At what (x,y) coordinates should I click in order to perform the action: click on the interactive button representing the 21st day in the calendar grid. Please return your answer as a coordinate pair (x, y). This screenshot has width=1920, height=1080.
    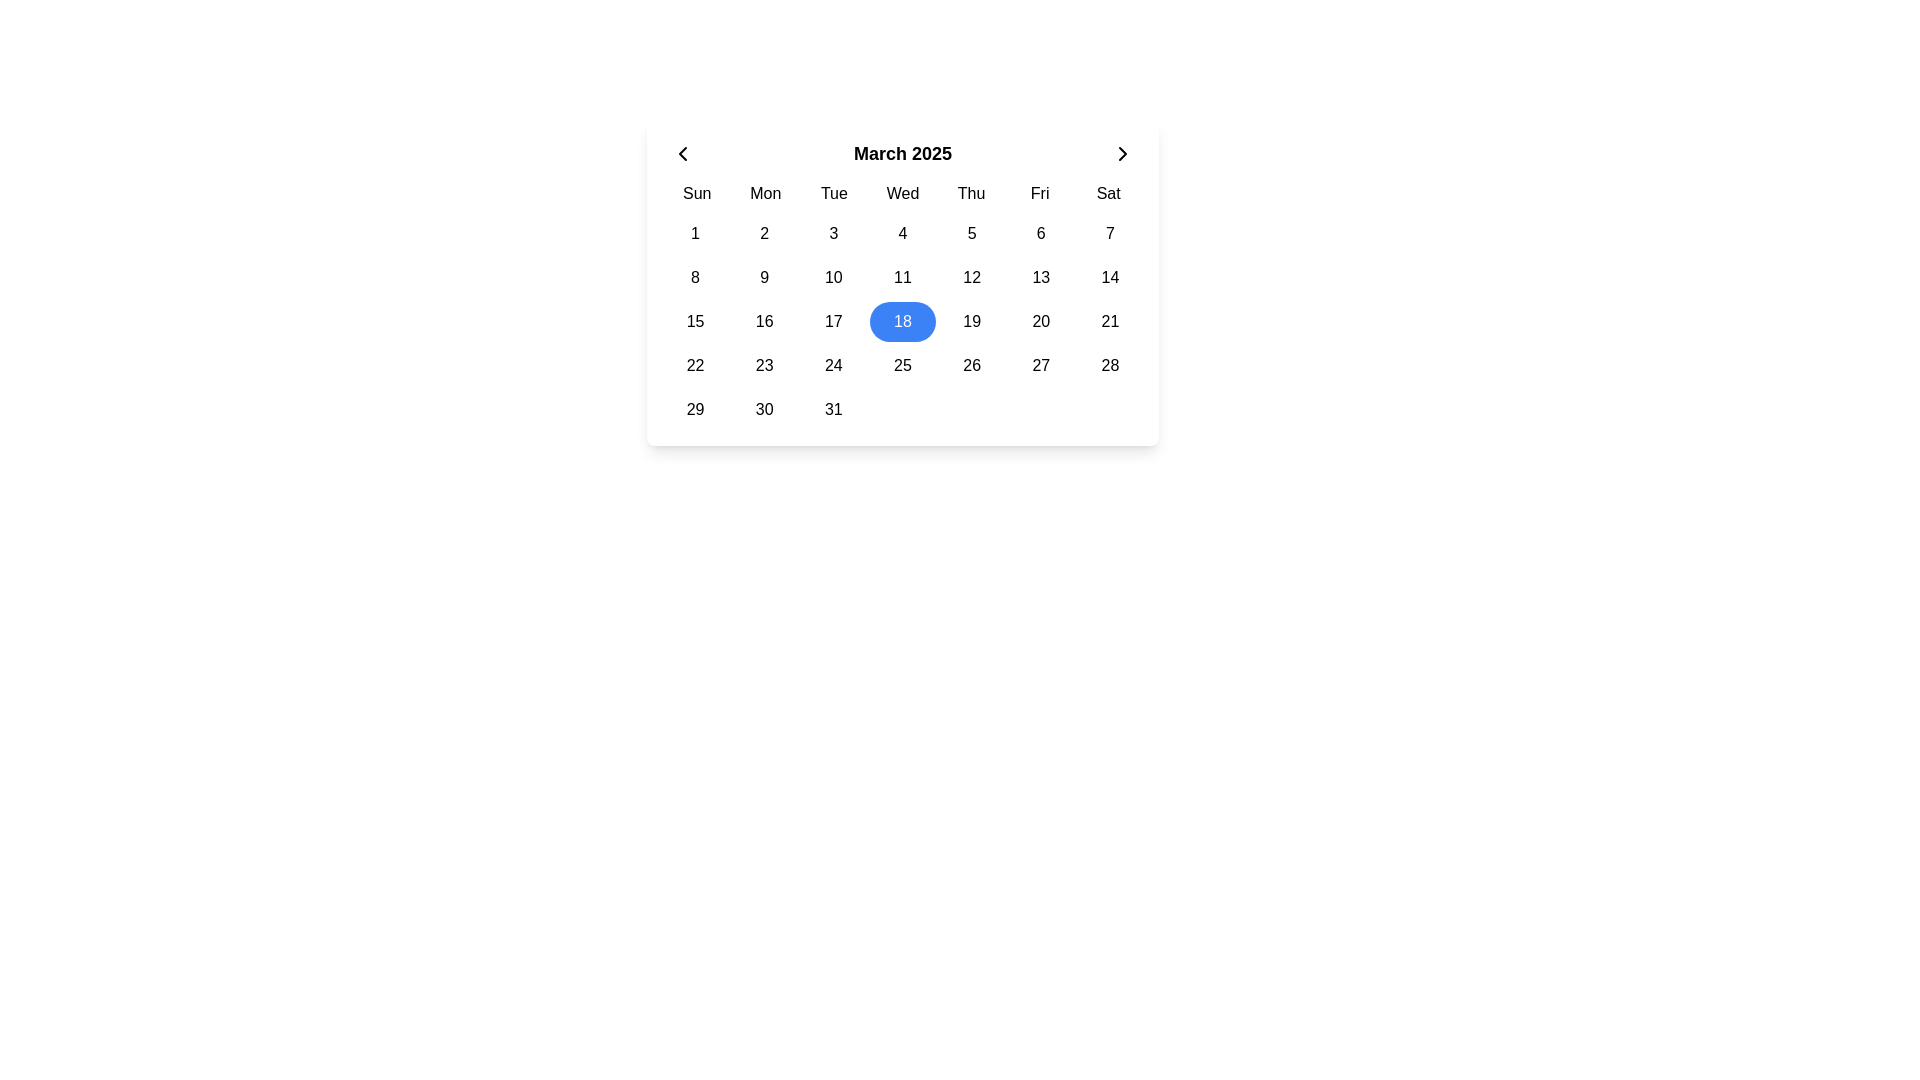
    Looking at the image, I should click on (1109, 320).